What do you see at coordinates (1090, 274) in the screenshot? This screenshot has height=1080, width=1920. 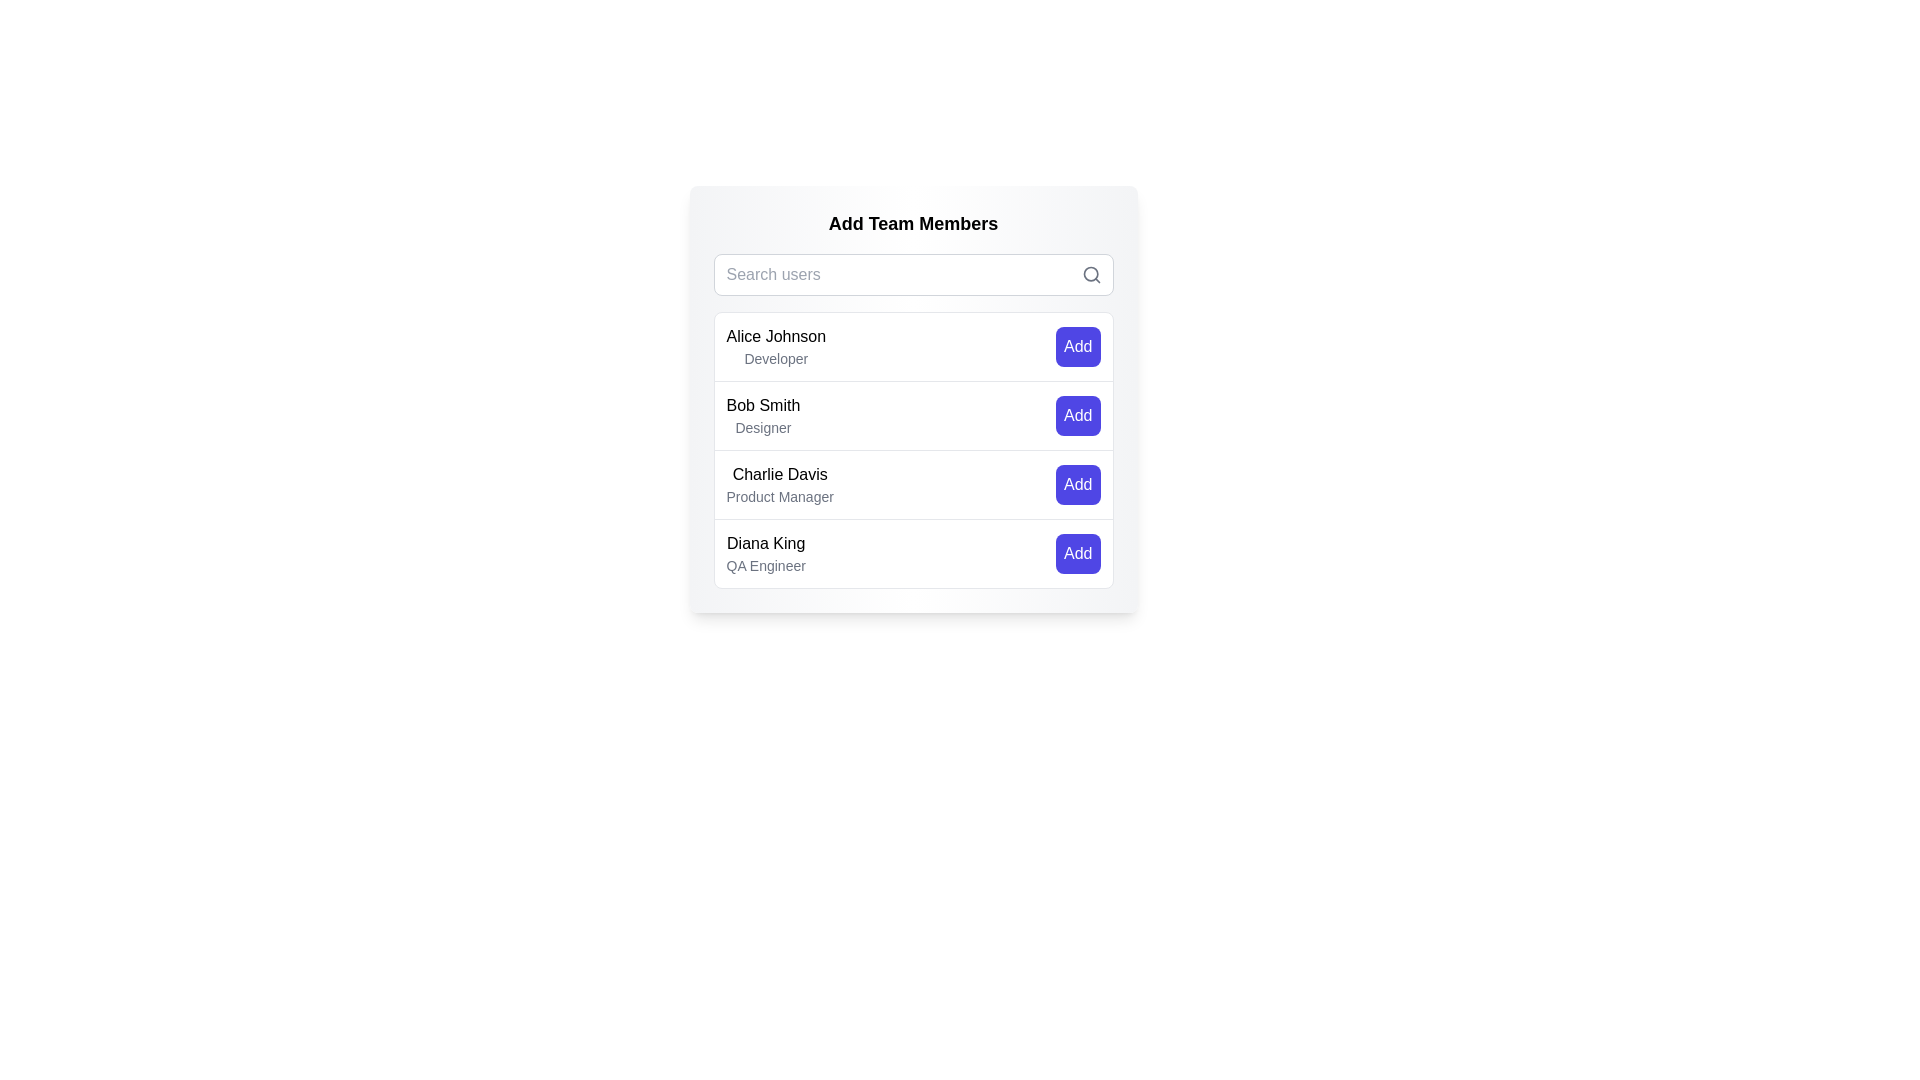 I see `the search icon button located at the far right of the search input field` at bounding box center [1090, 274].